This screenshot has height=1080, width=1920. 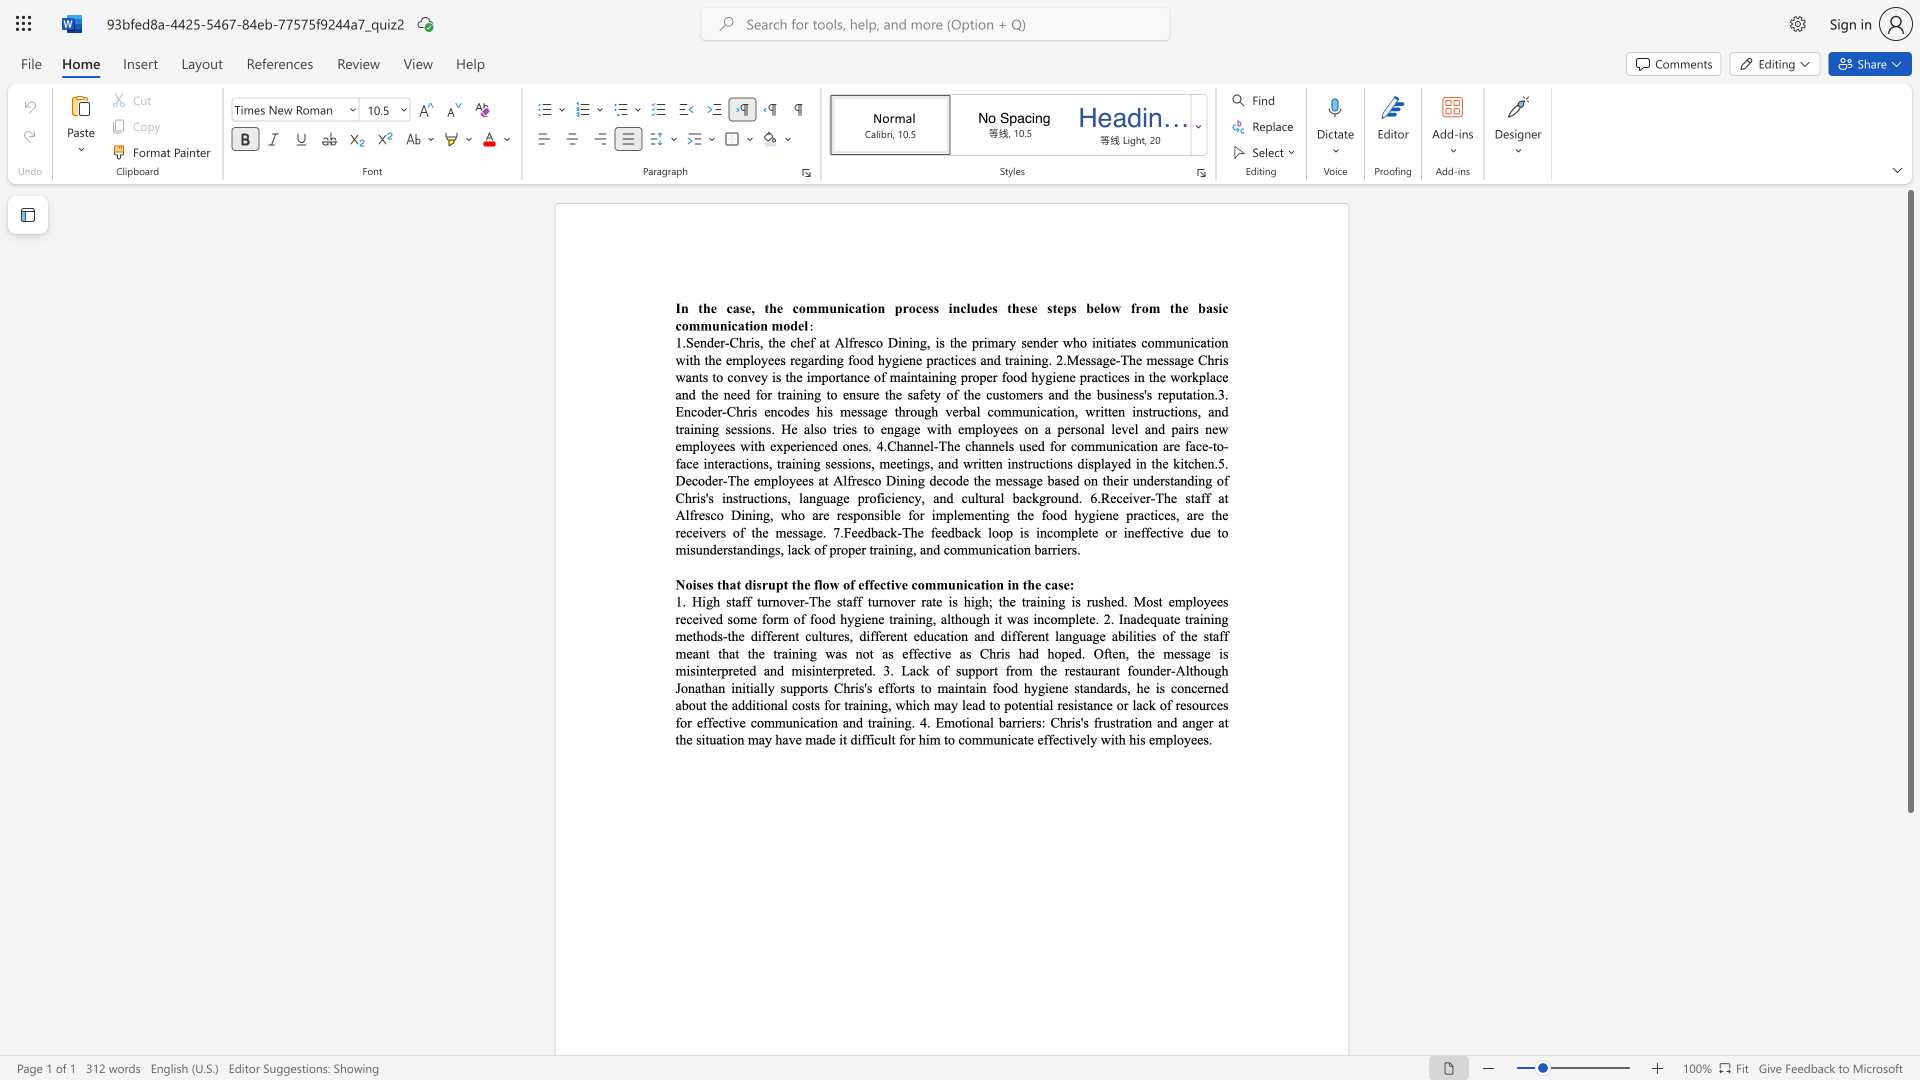 I want to click on the 11th character "e" in the text, so click(x=801, y=324).